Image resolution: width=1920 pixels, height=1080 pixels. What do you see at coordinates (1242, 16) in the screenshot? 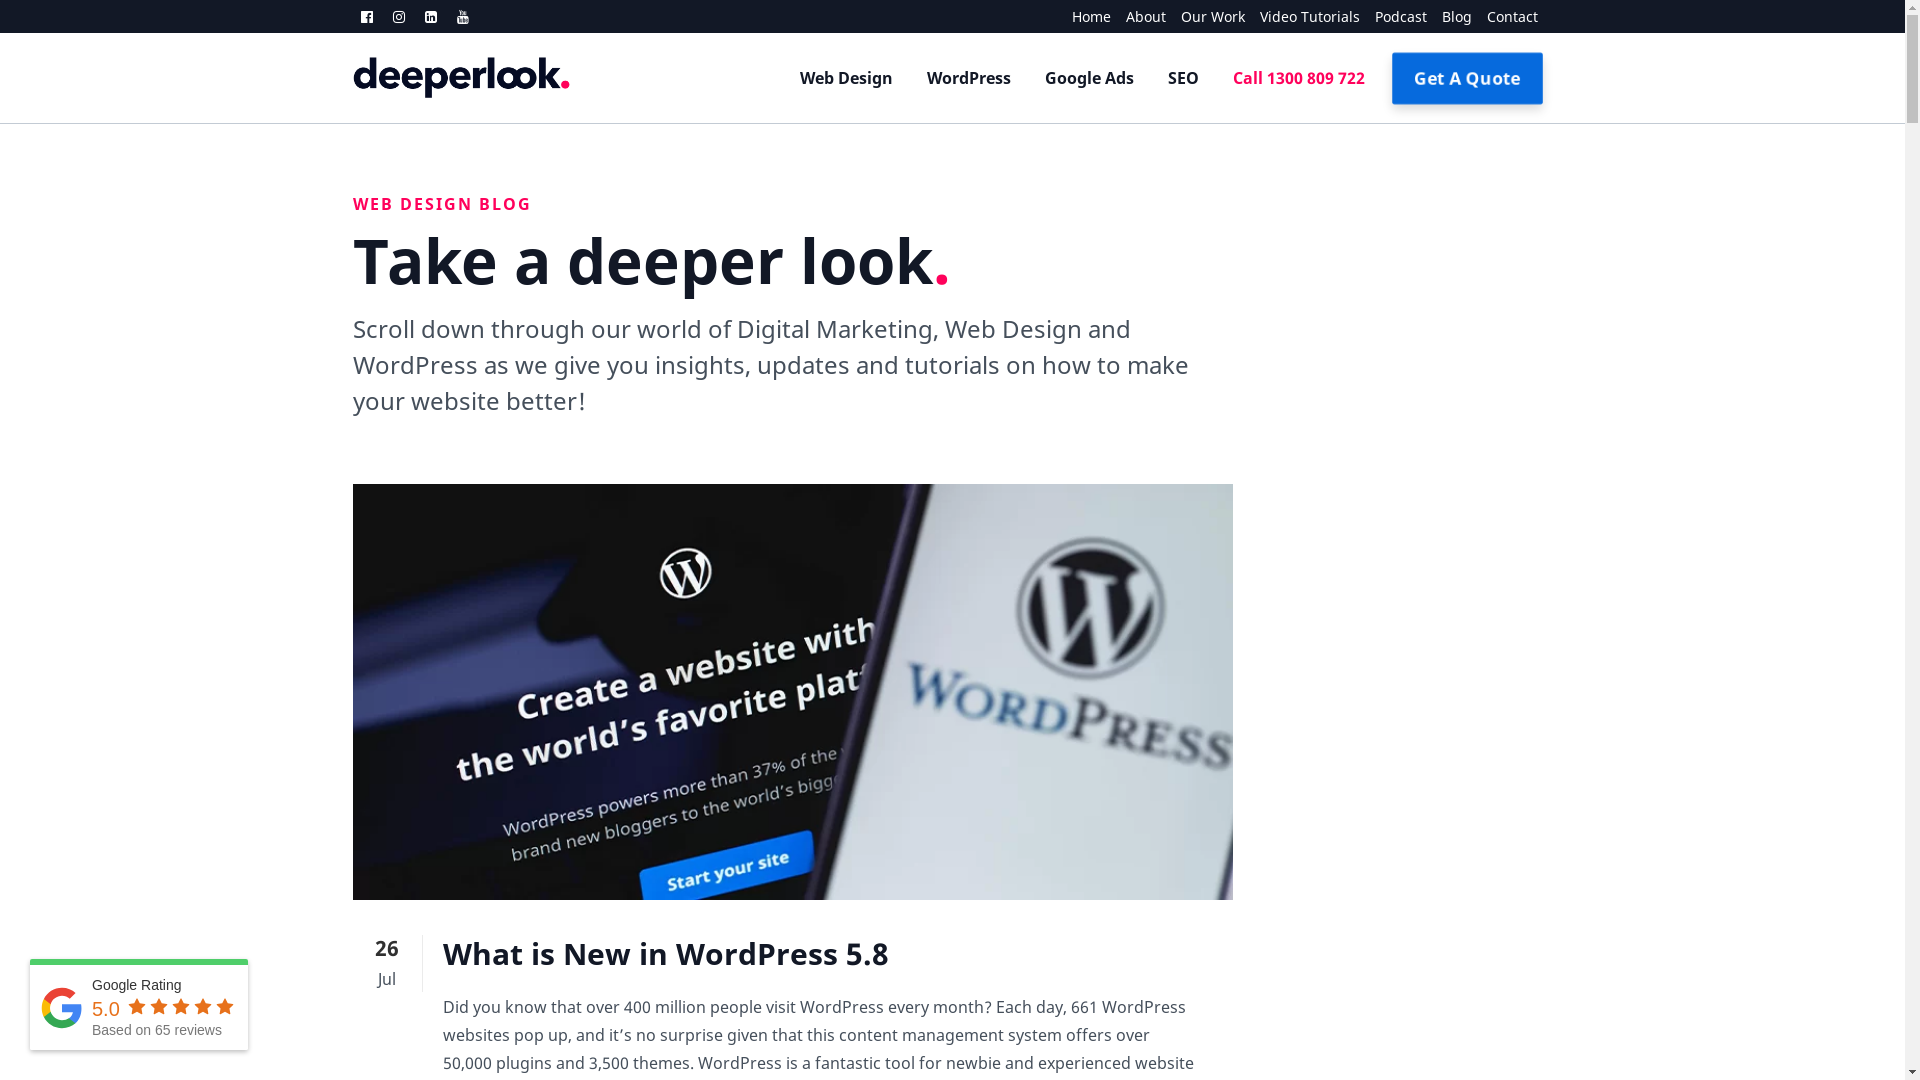
I see `'Video Tutorials'` at bounding box center [1242, 16].